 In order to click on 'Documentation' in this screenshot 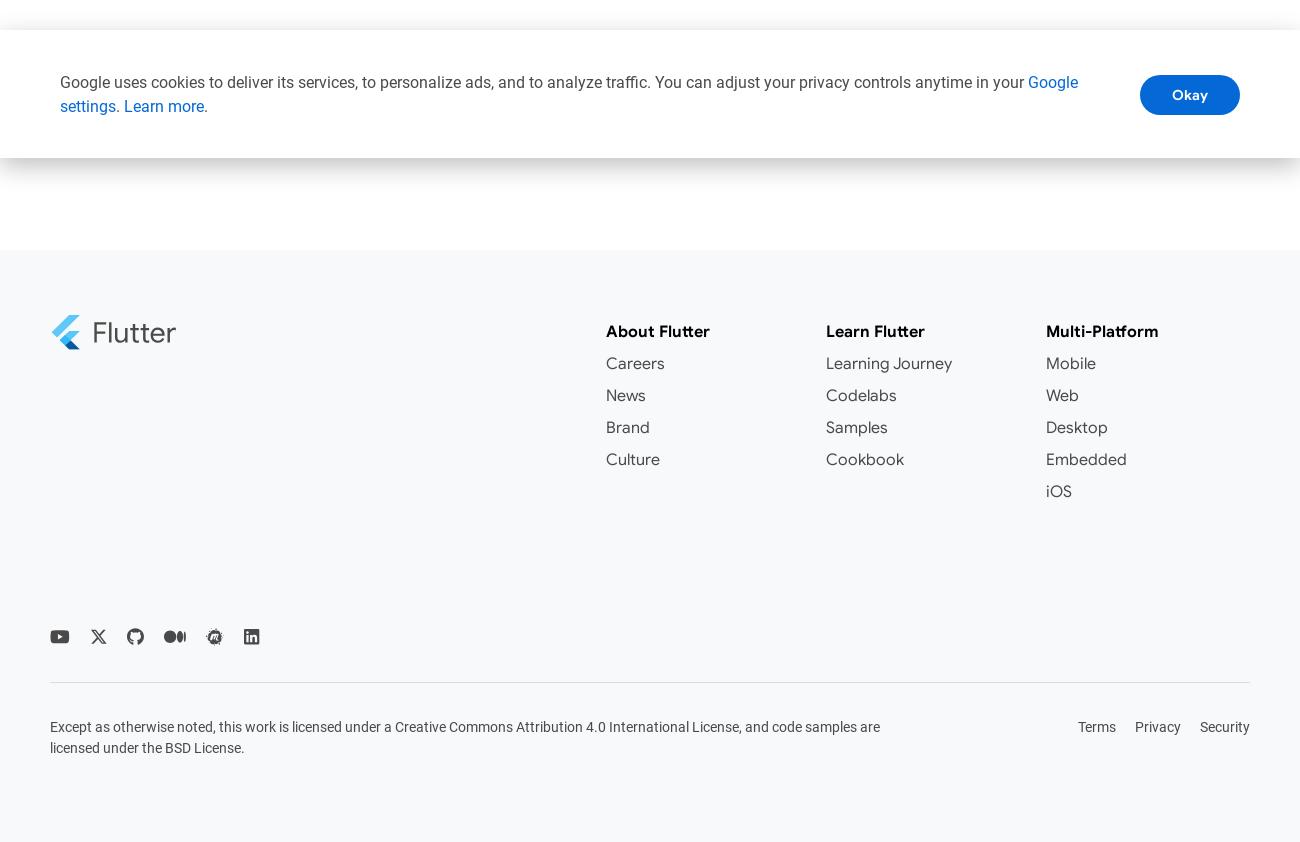, I will do `click(656, 43)`.